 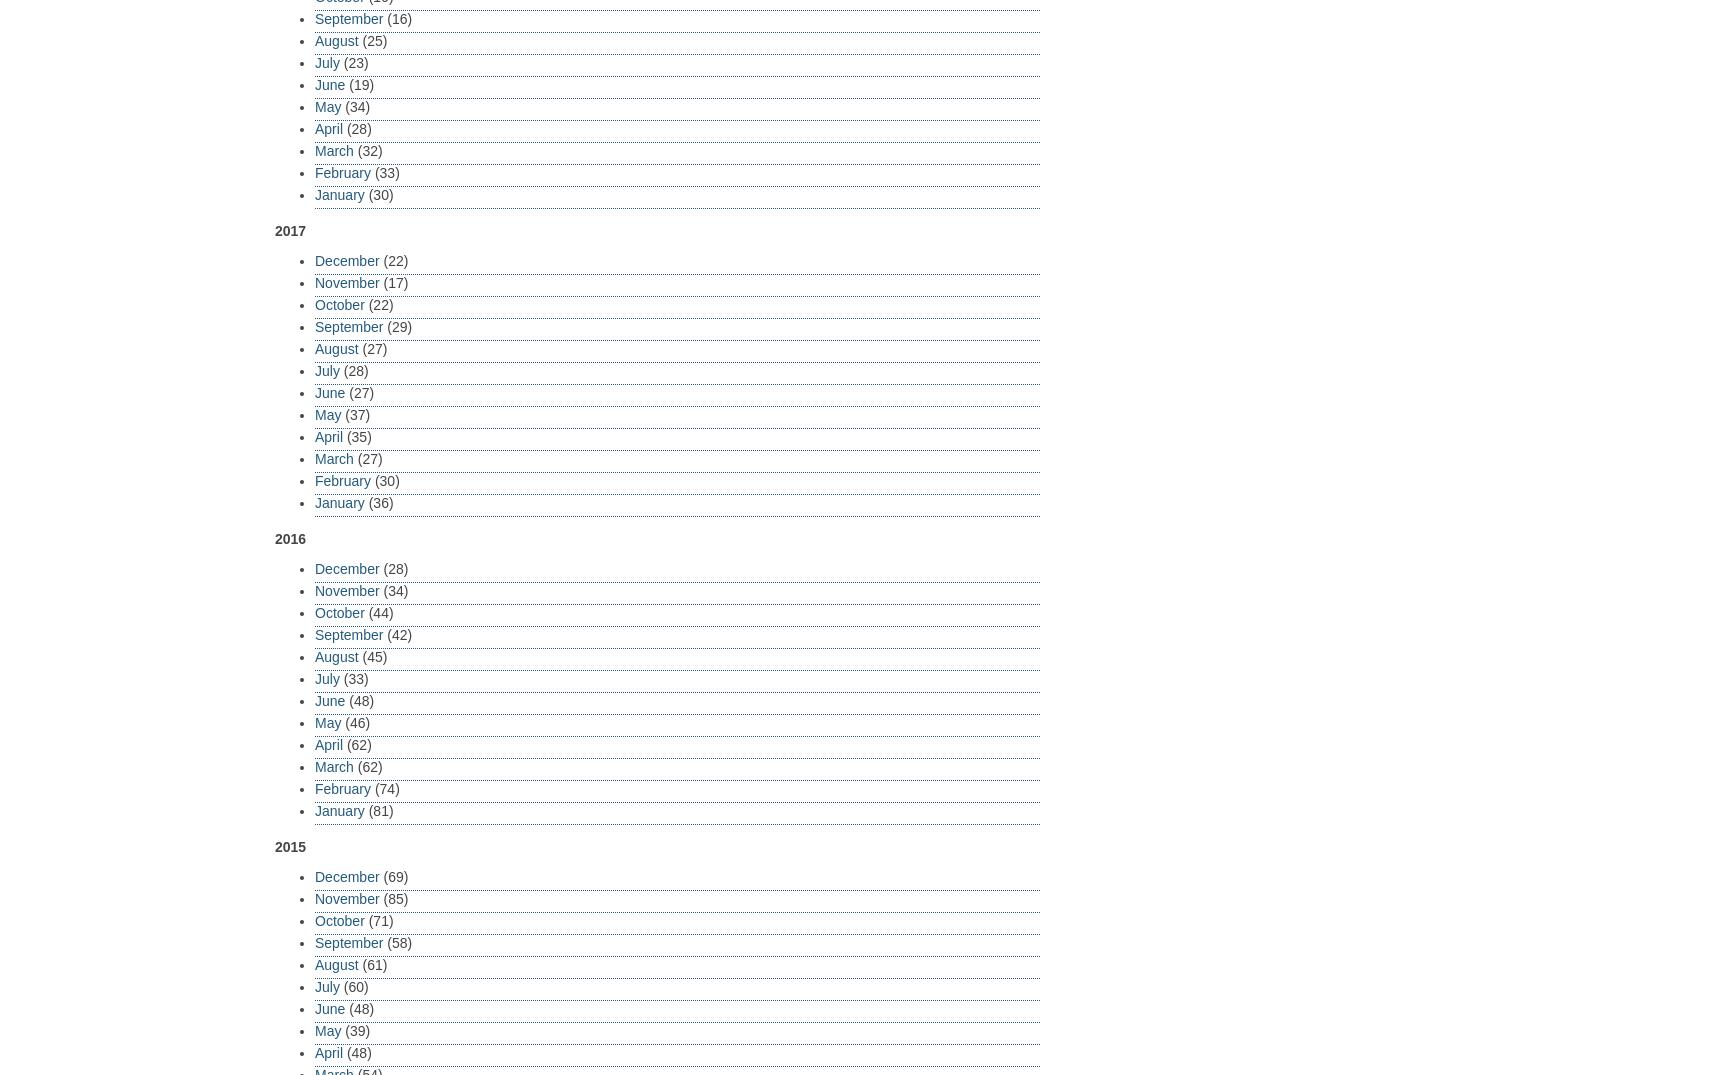 I want to click on '(39)', so click(x=354, y=1029).